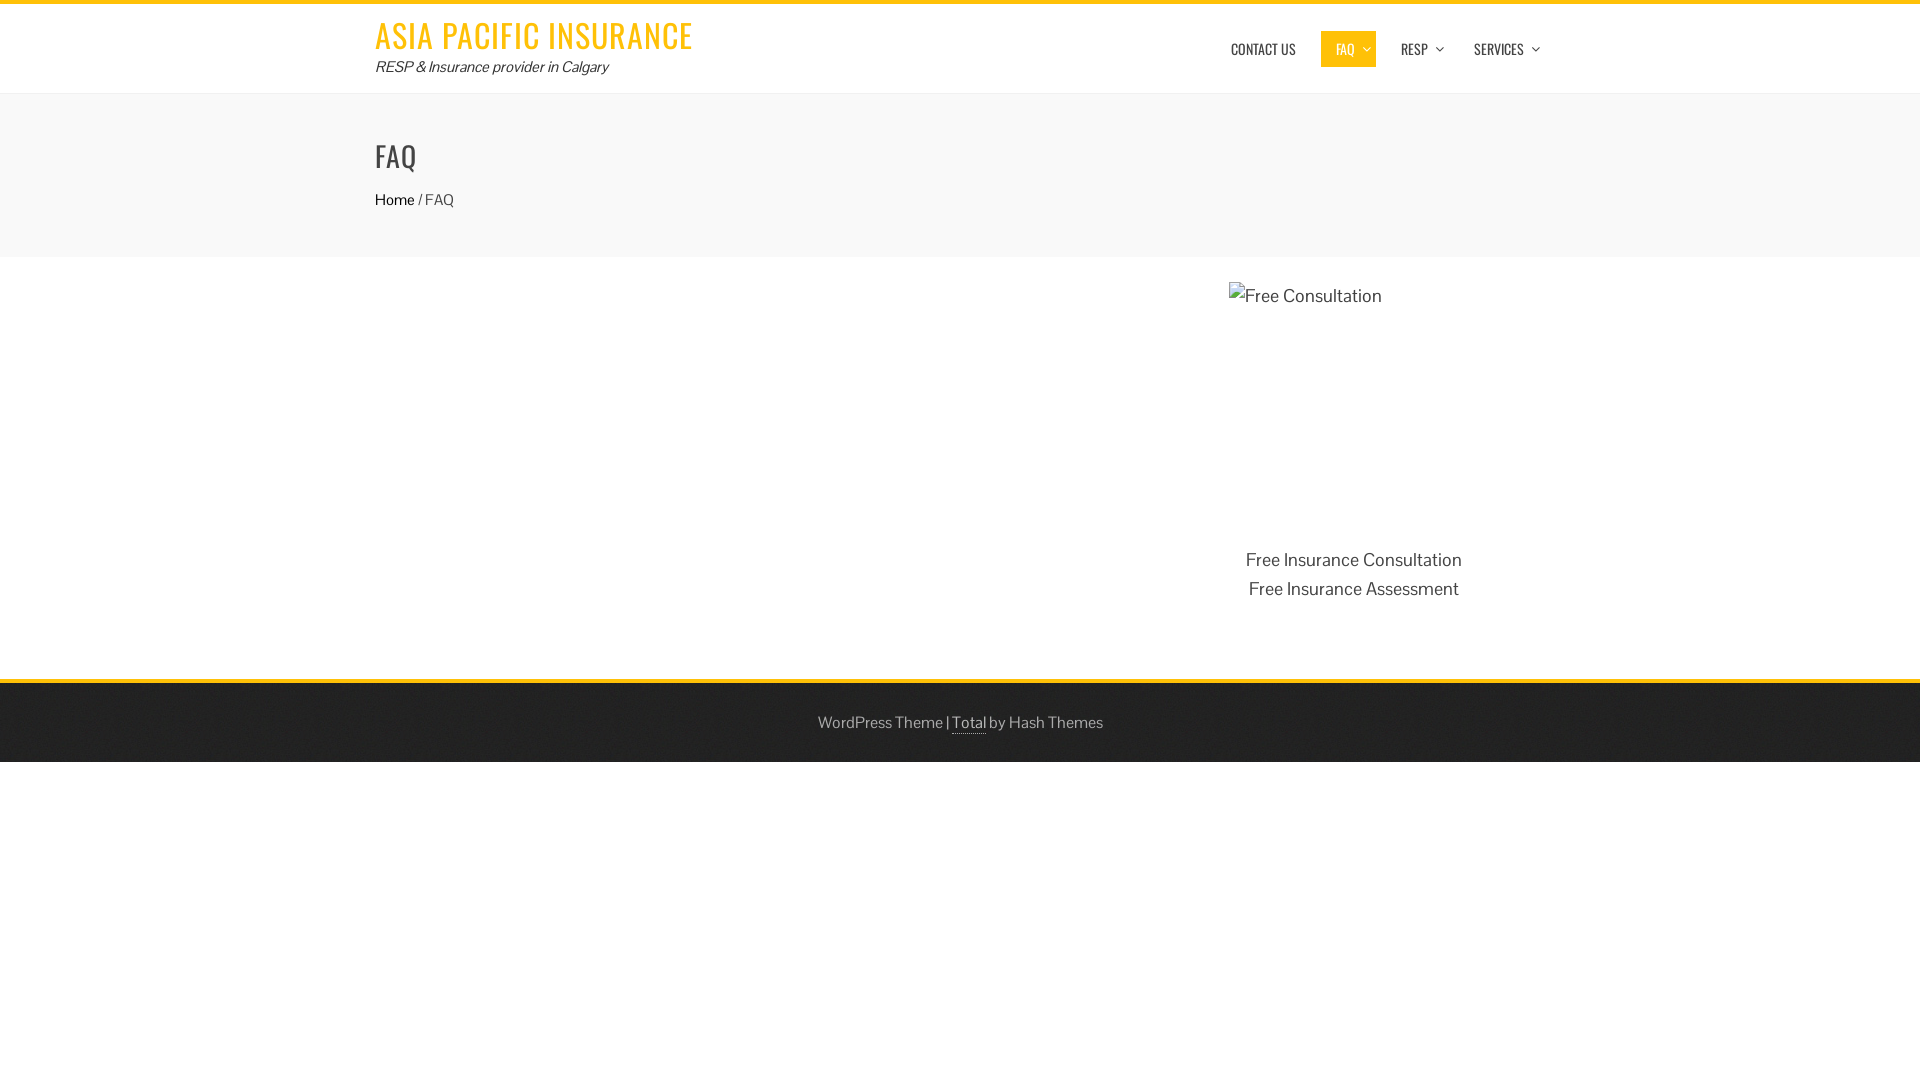  I want to click on 'RESP & Insurance provider in Calgary', so click(491, 65).